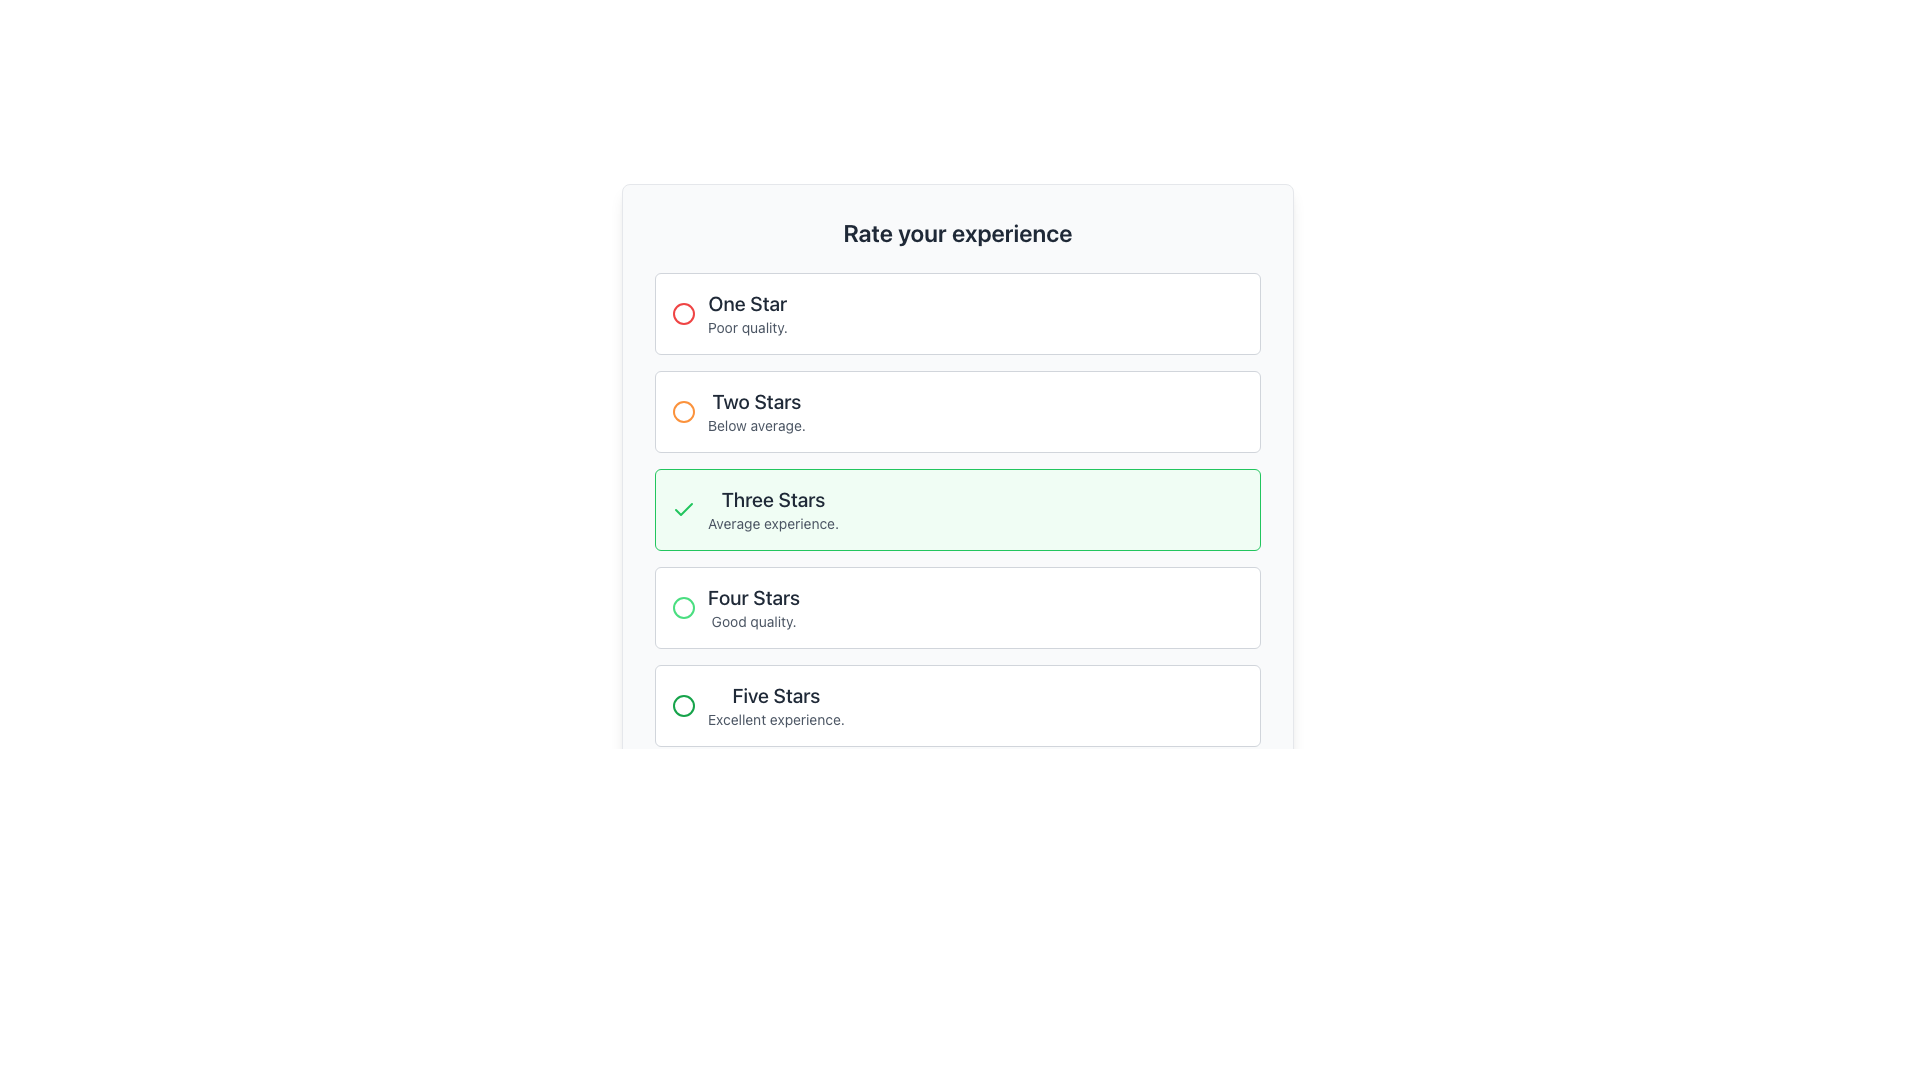 The height and width of the screenshot is (1080, 1920). Describe the element at coordinates (684, 313) in the screenshot. I see `the visual indicator circle for the 'One Star' rating option located to the left of the text 'One Star' in the vertical list under 'Rate your experience'` at that location.